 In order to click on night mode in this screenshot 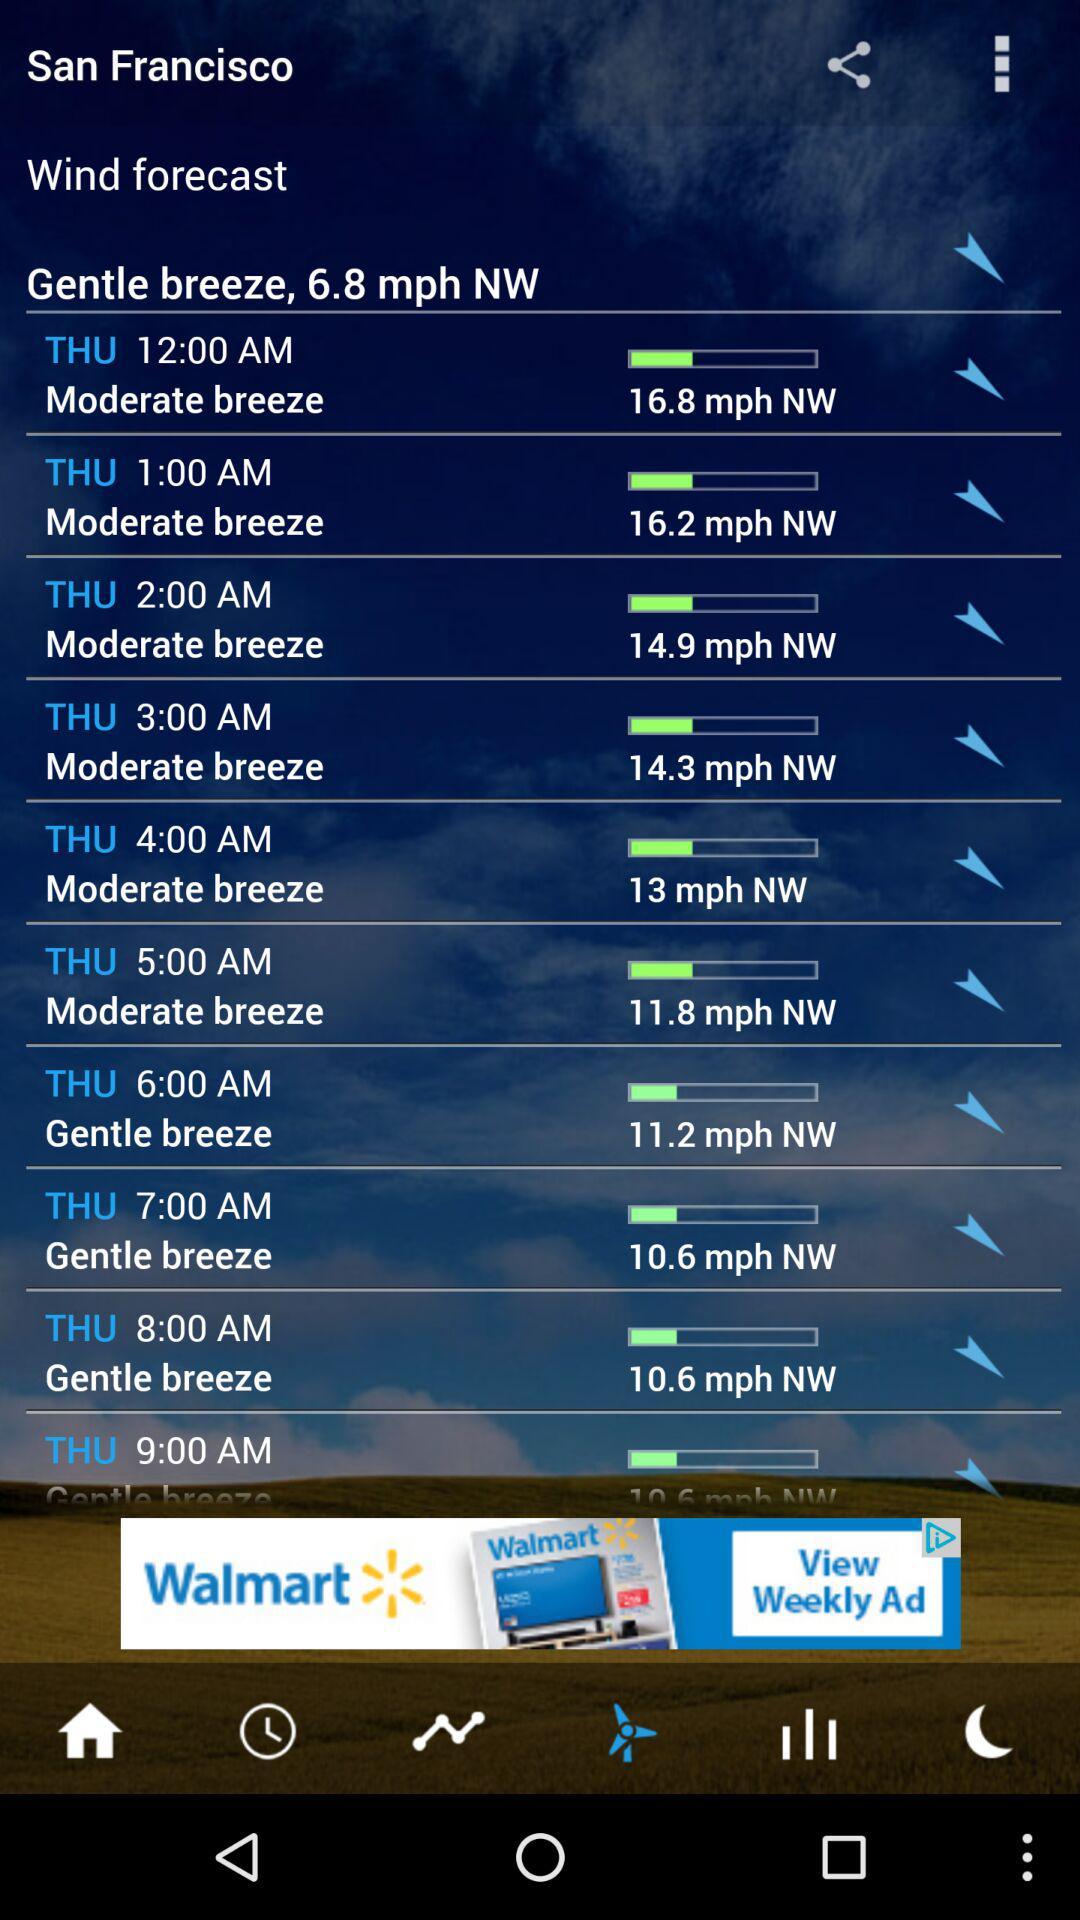, I will do `click(990, 1728)`.